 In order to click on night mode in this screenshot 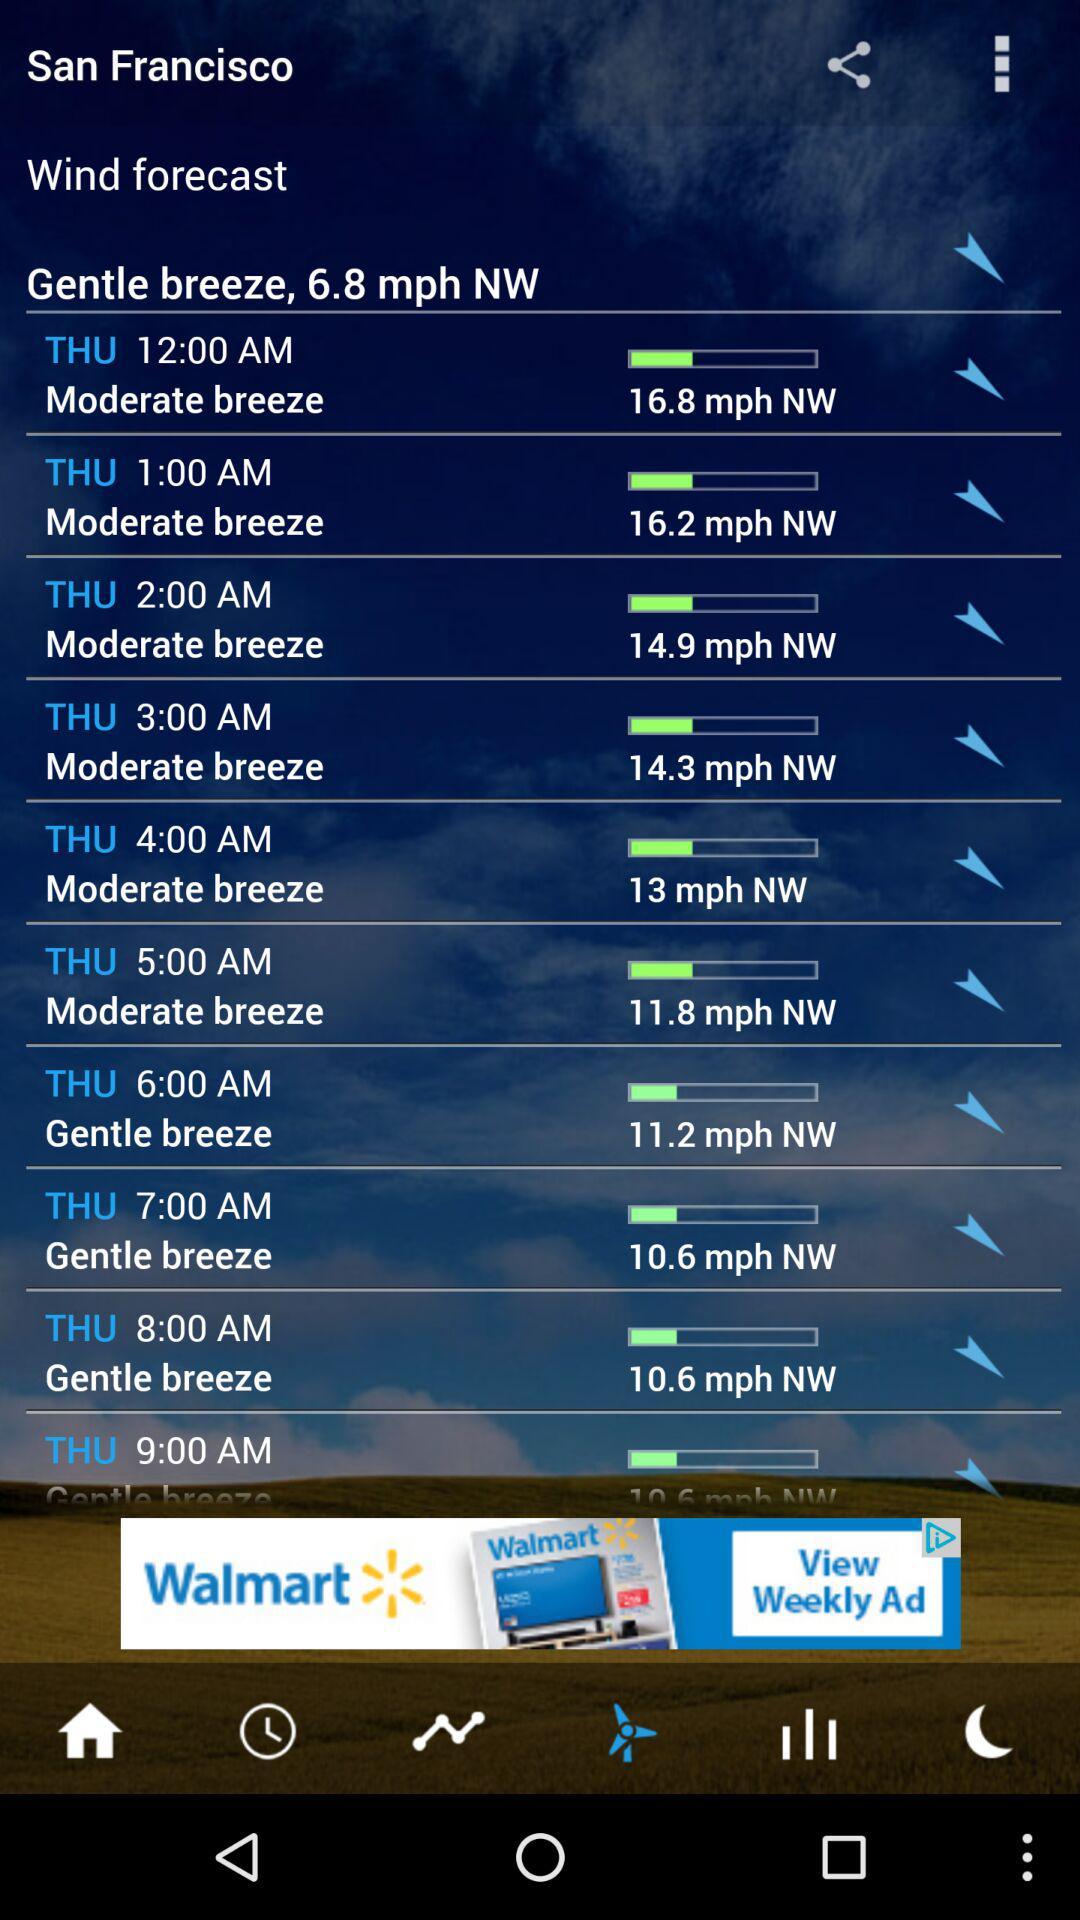, I will do `click(990, 1728)`.